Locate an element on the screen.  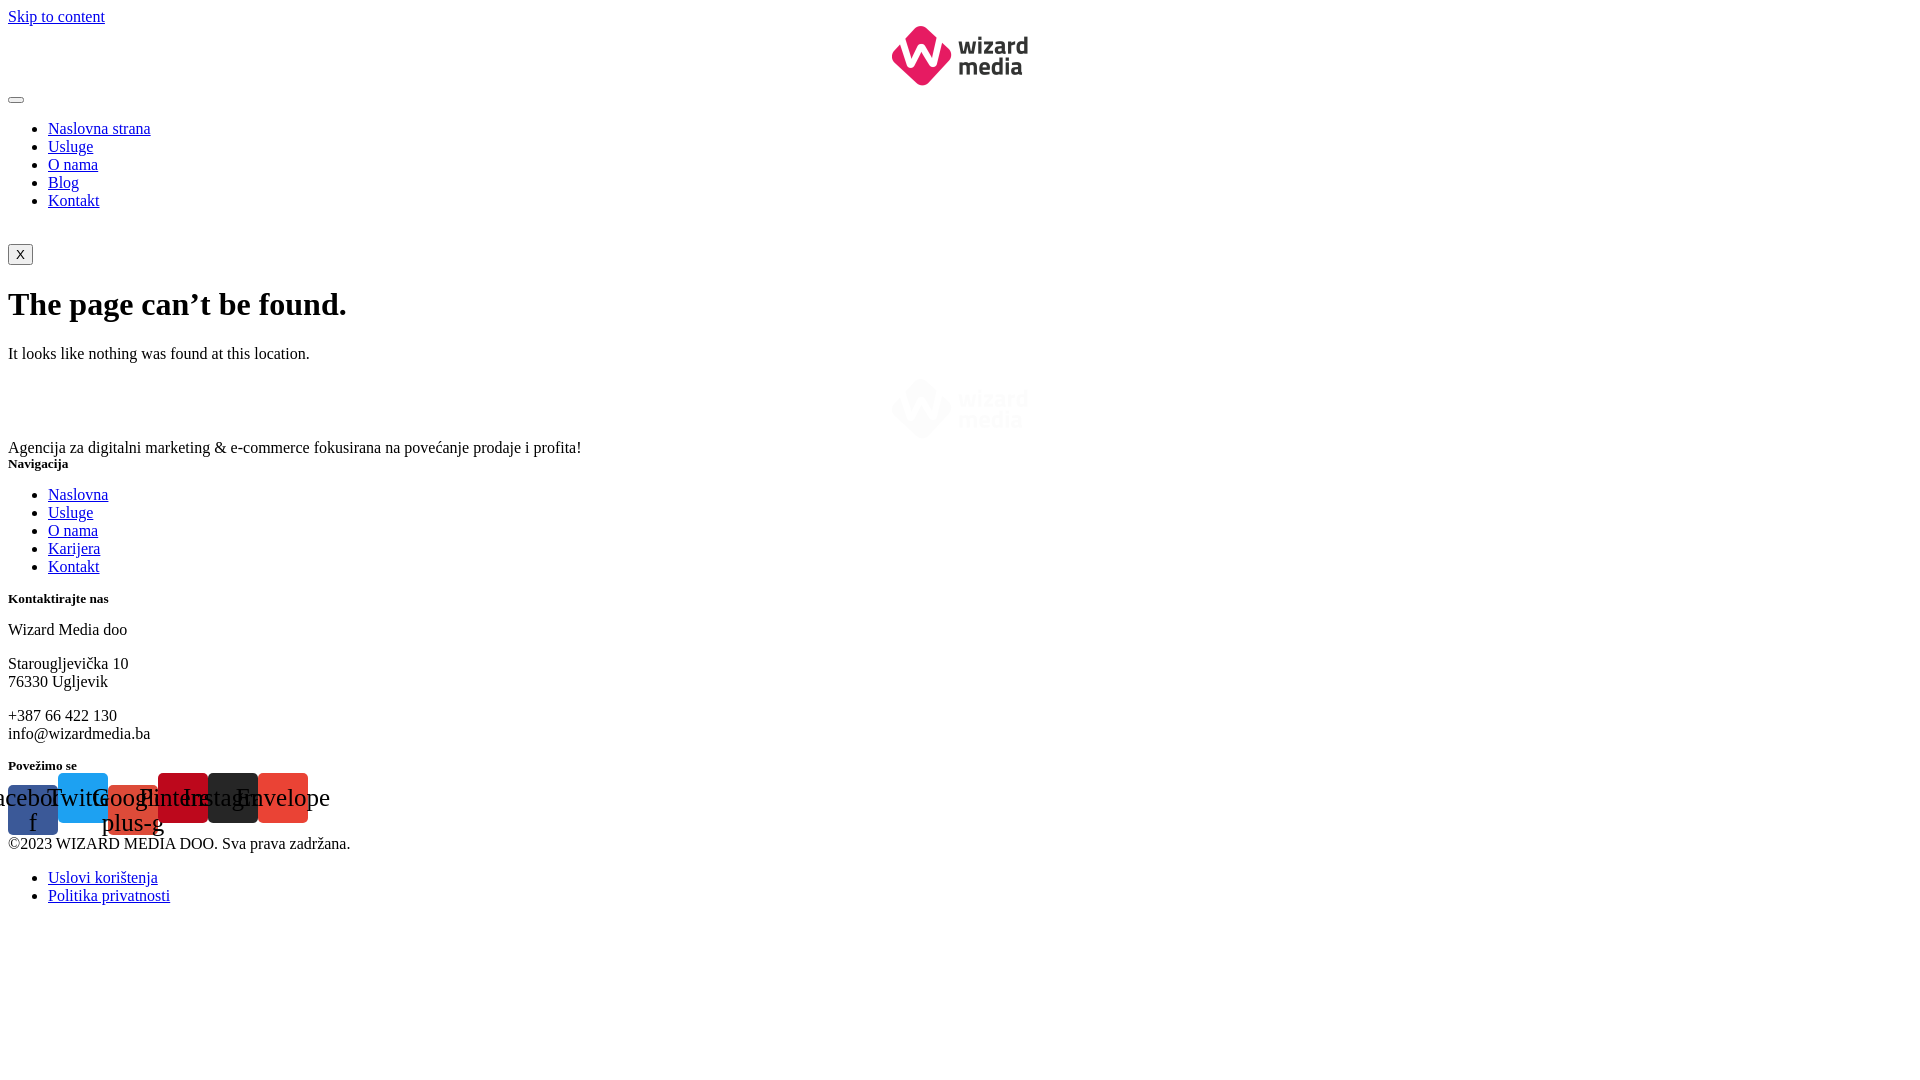
'Kontakt' is located at coordinates (73, 200).